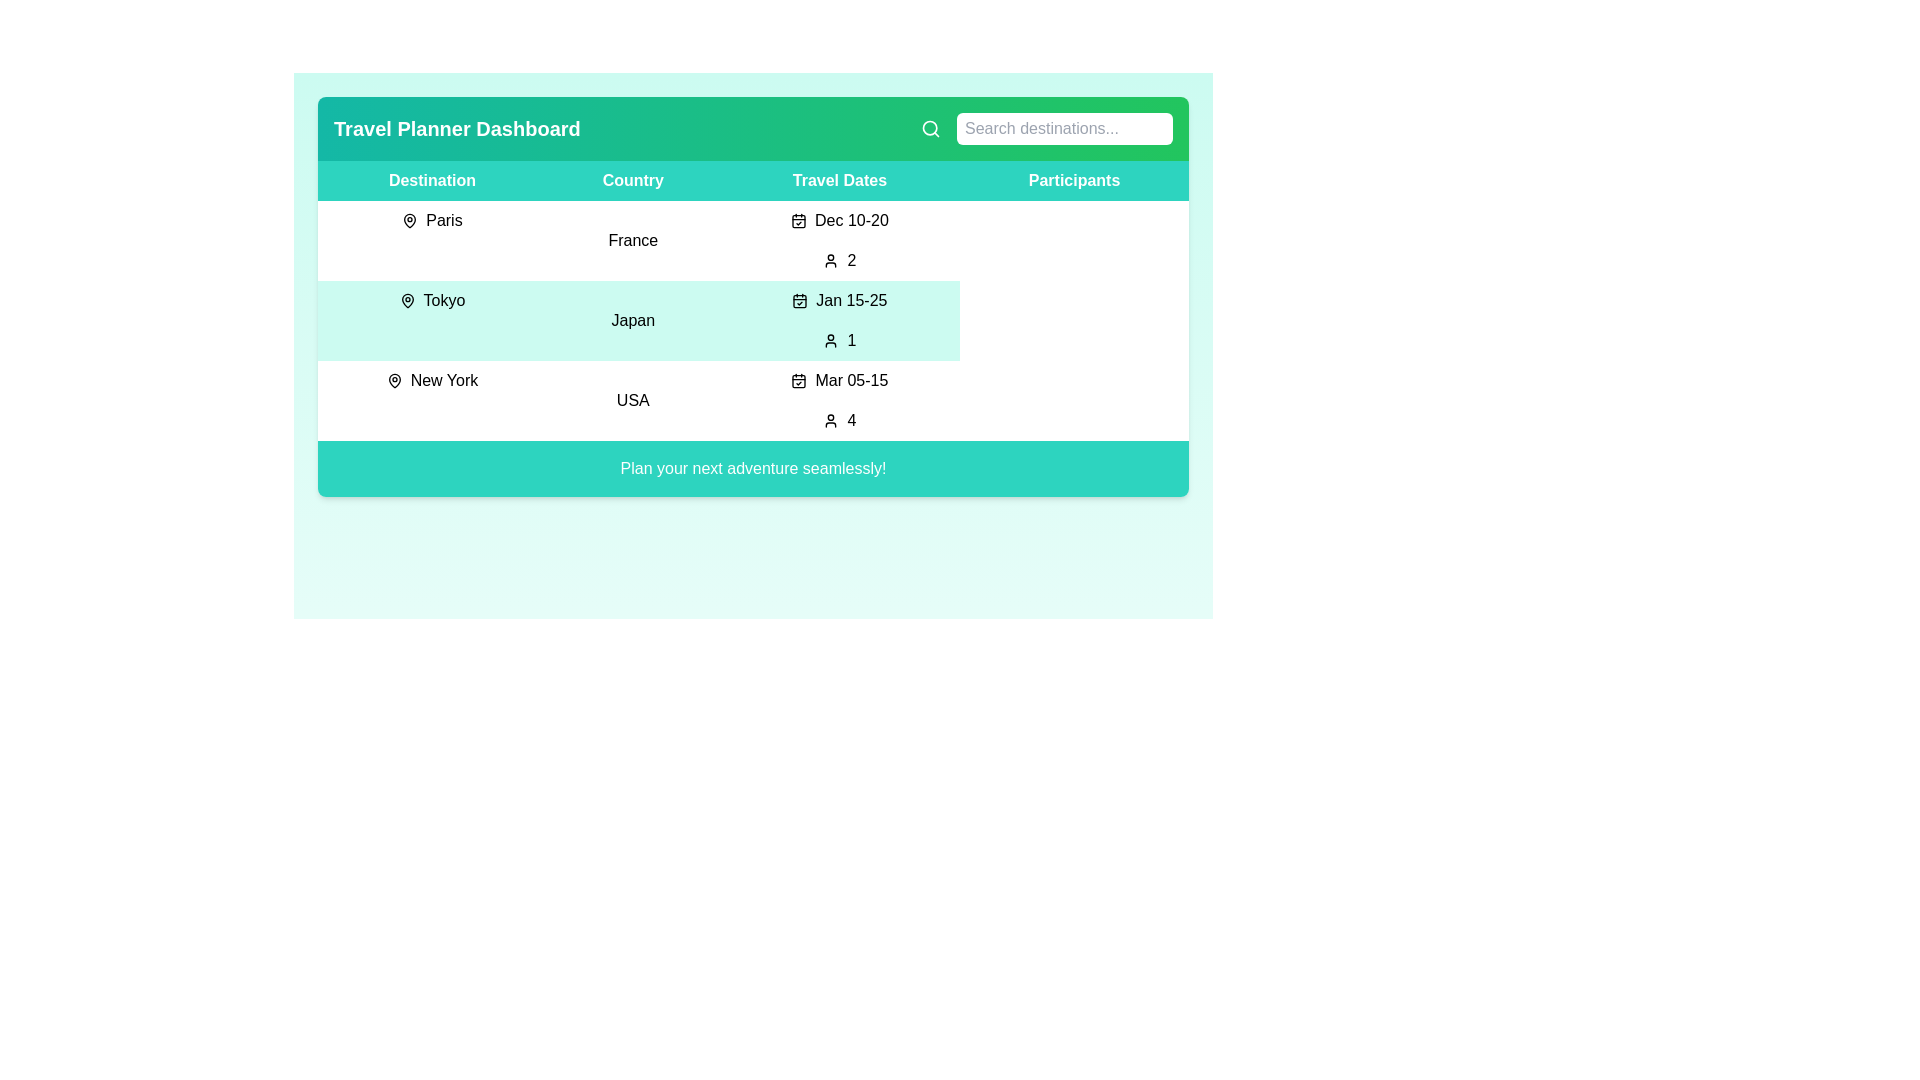 The width and height of the screenshot is (1920, 1080). I want to click on the table header cell displaying the text 'Country', which is centered within a turquoise rectangle and is the second header in a row of four, positioned between 'Destination' and 'Travel Dates', so click(632, 181).